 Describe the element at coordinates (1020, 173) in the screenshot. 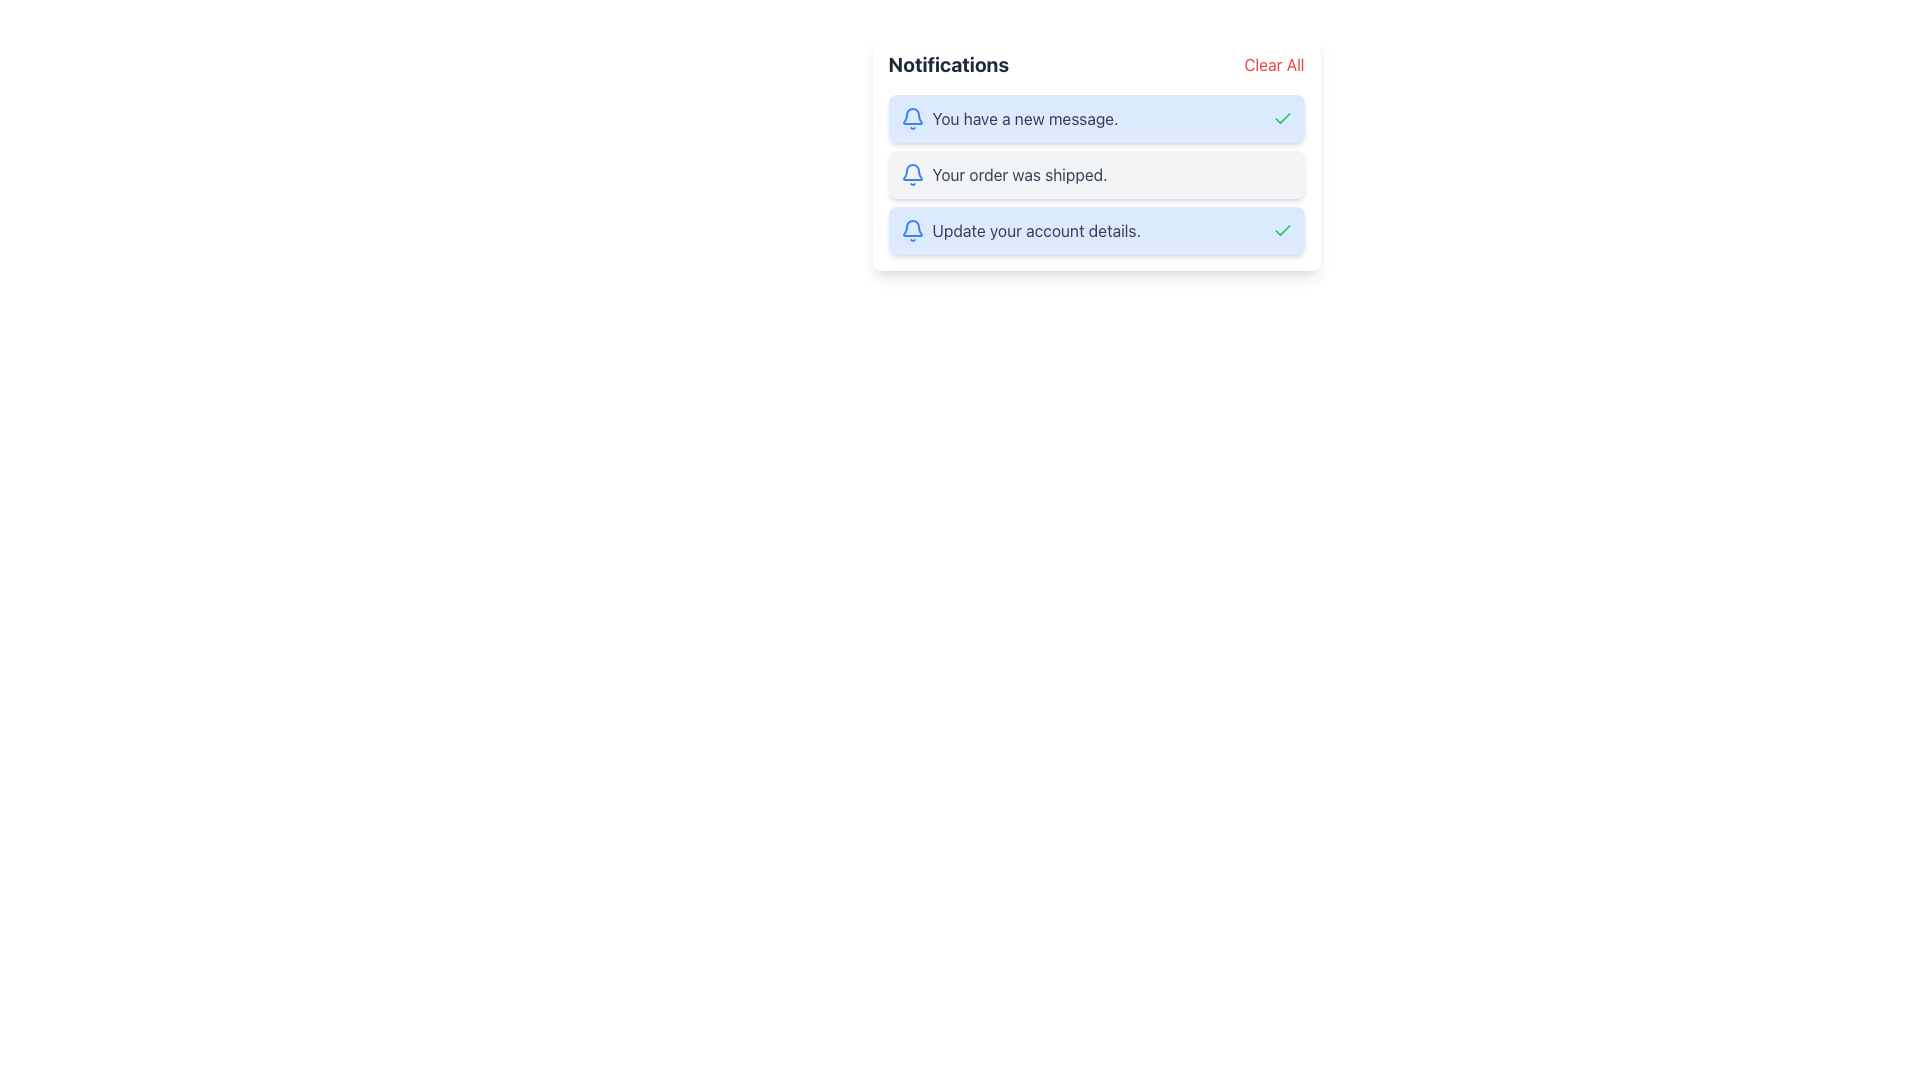

I see `informational text label indicating a shipped order, which is the second notification card in a vertical stack of three cards, positioned below 'You have a new message.' and above 'Update your account details.'` at that location.